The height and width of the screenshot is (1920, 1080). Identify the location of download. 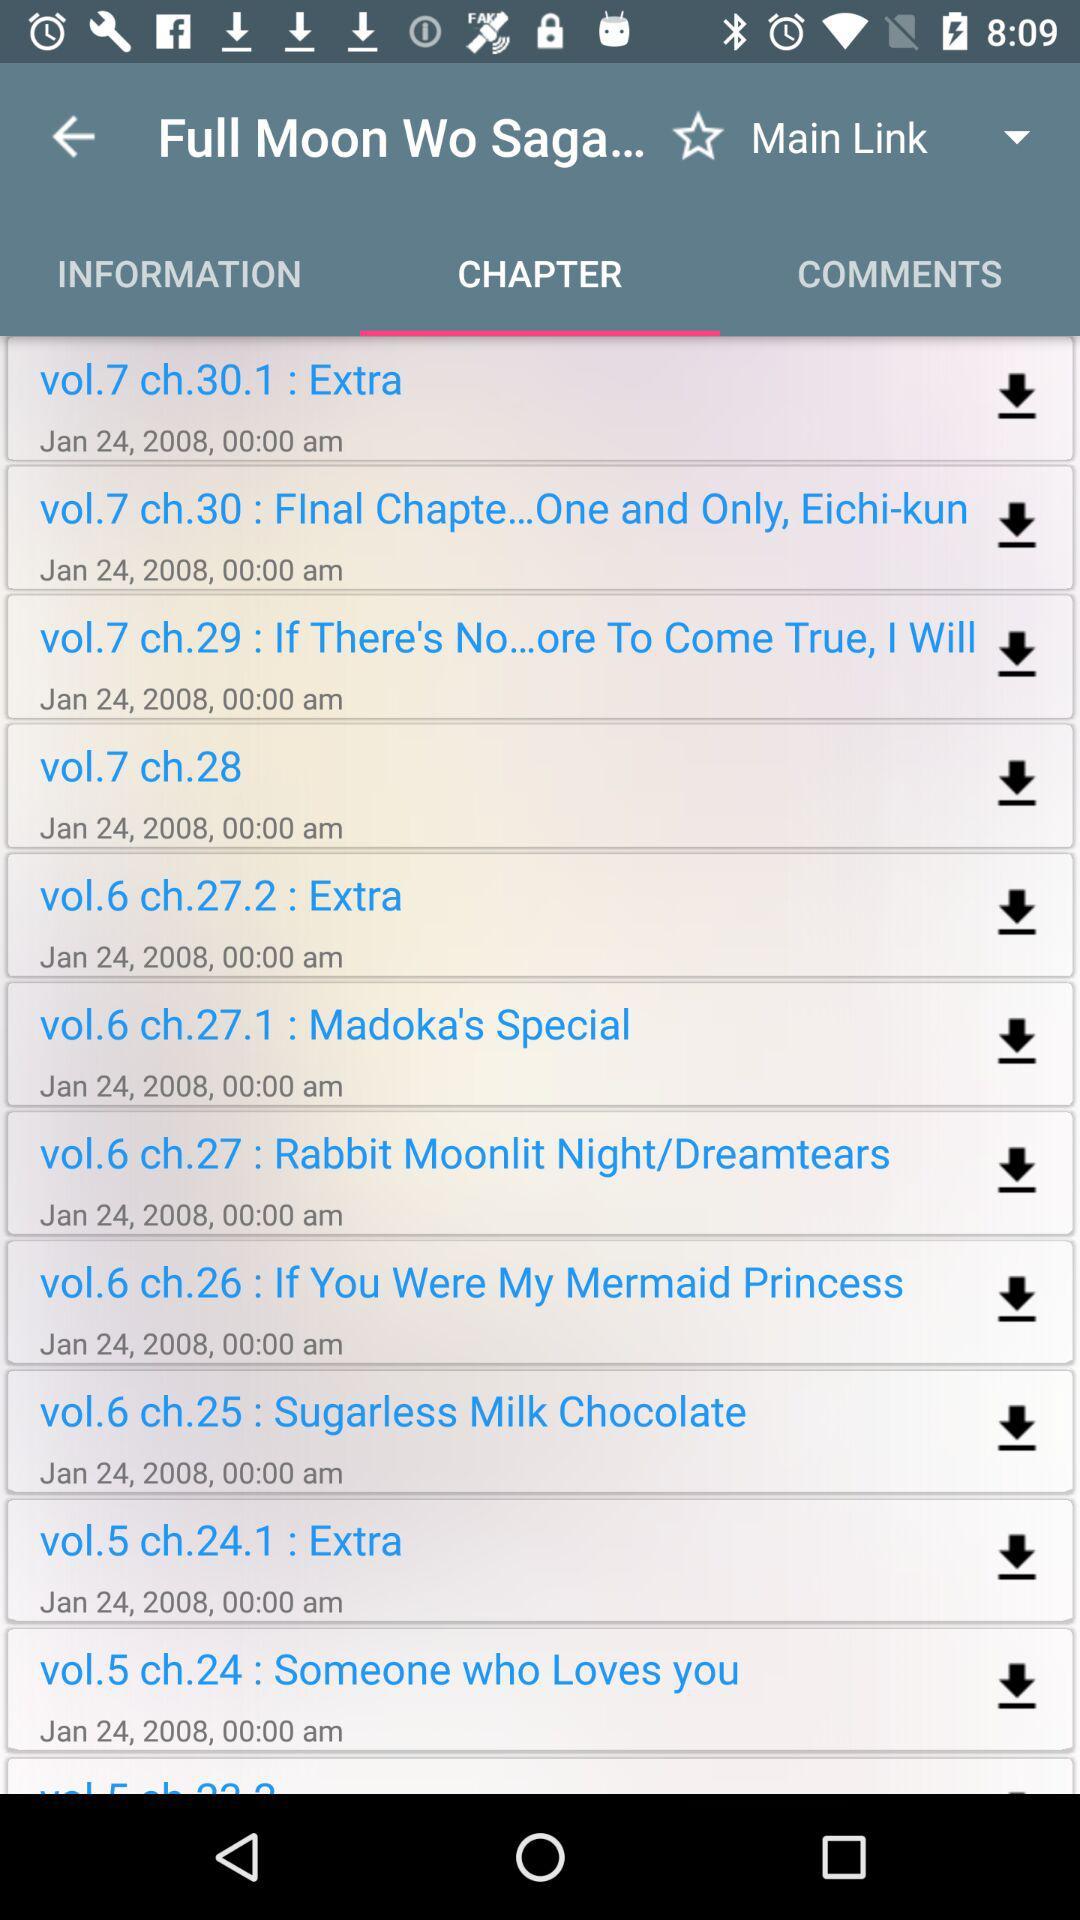
(1017, 1557).